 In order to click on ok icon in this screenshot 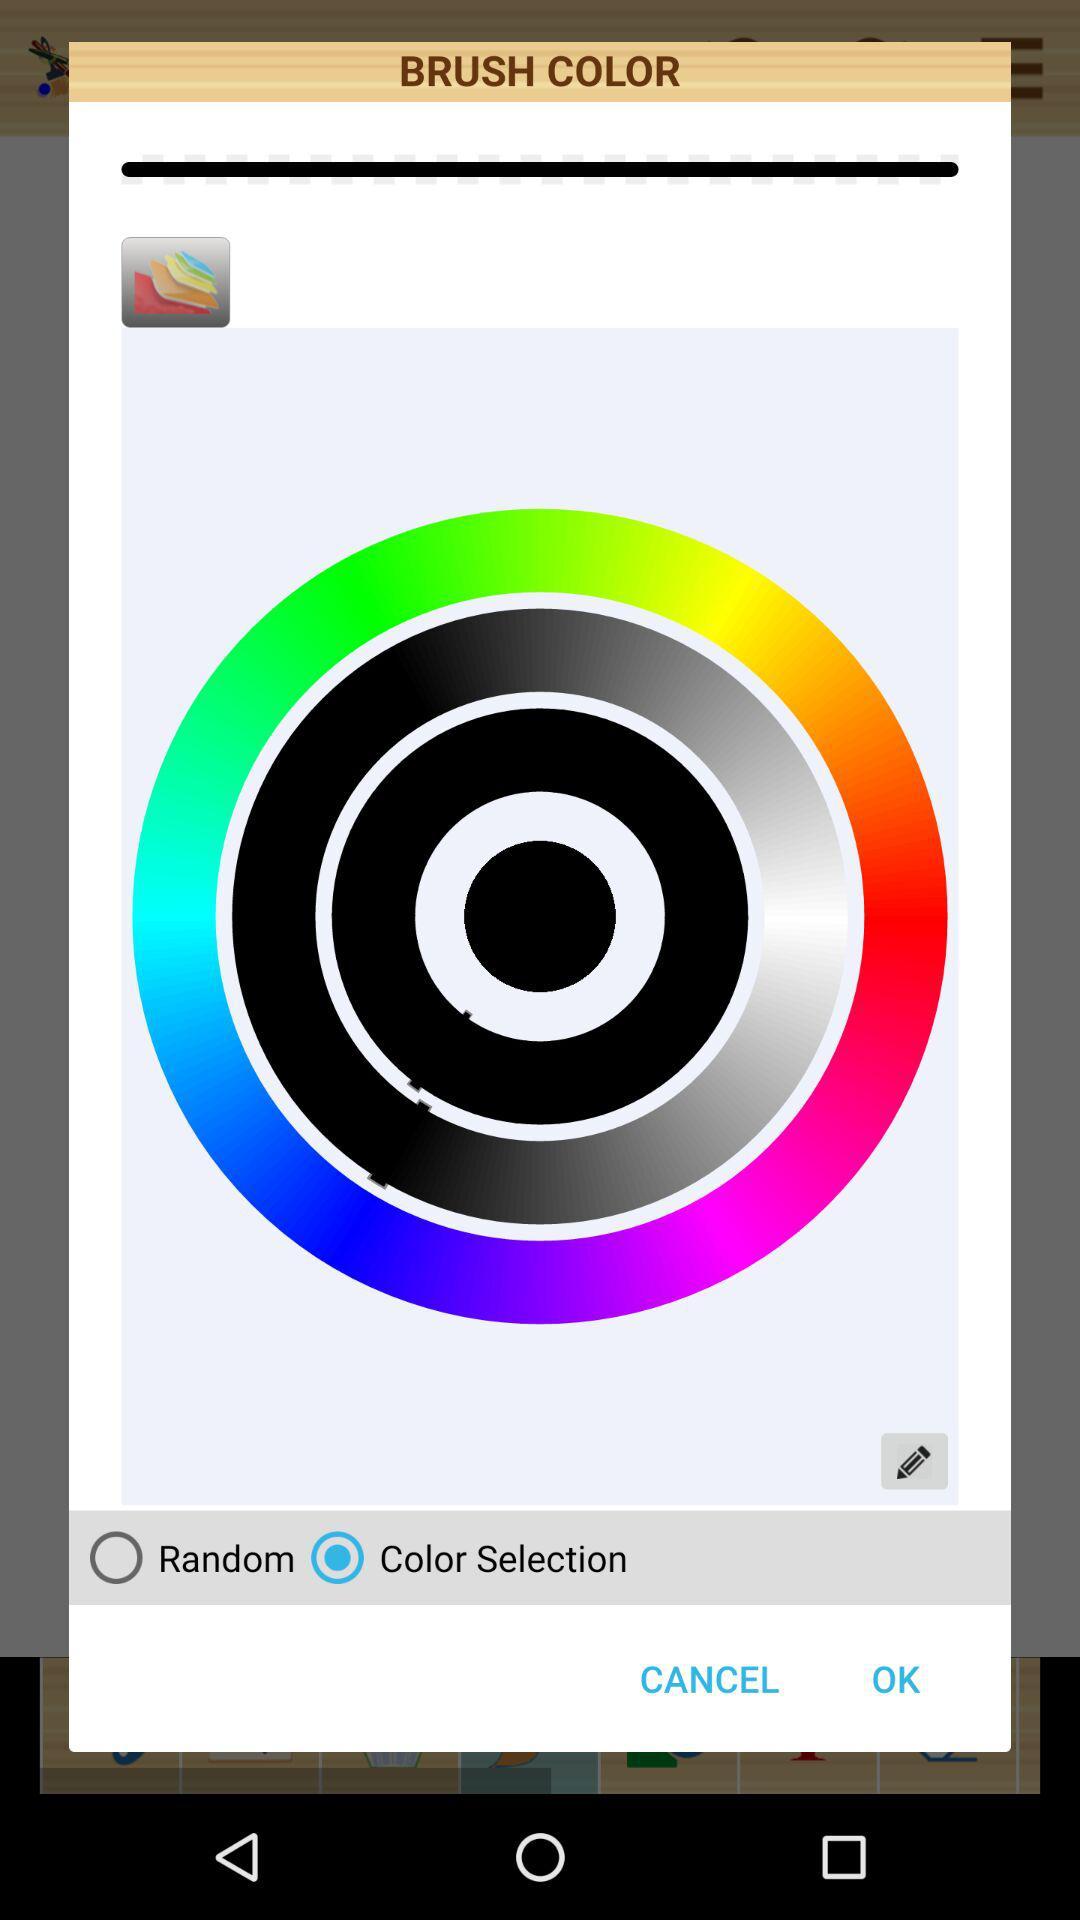, I will do `click(894, 1678)`.